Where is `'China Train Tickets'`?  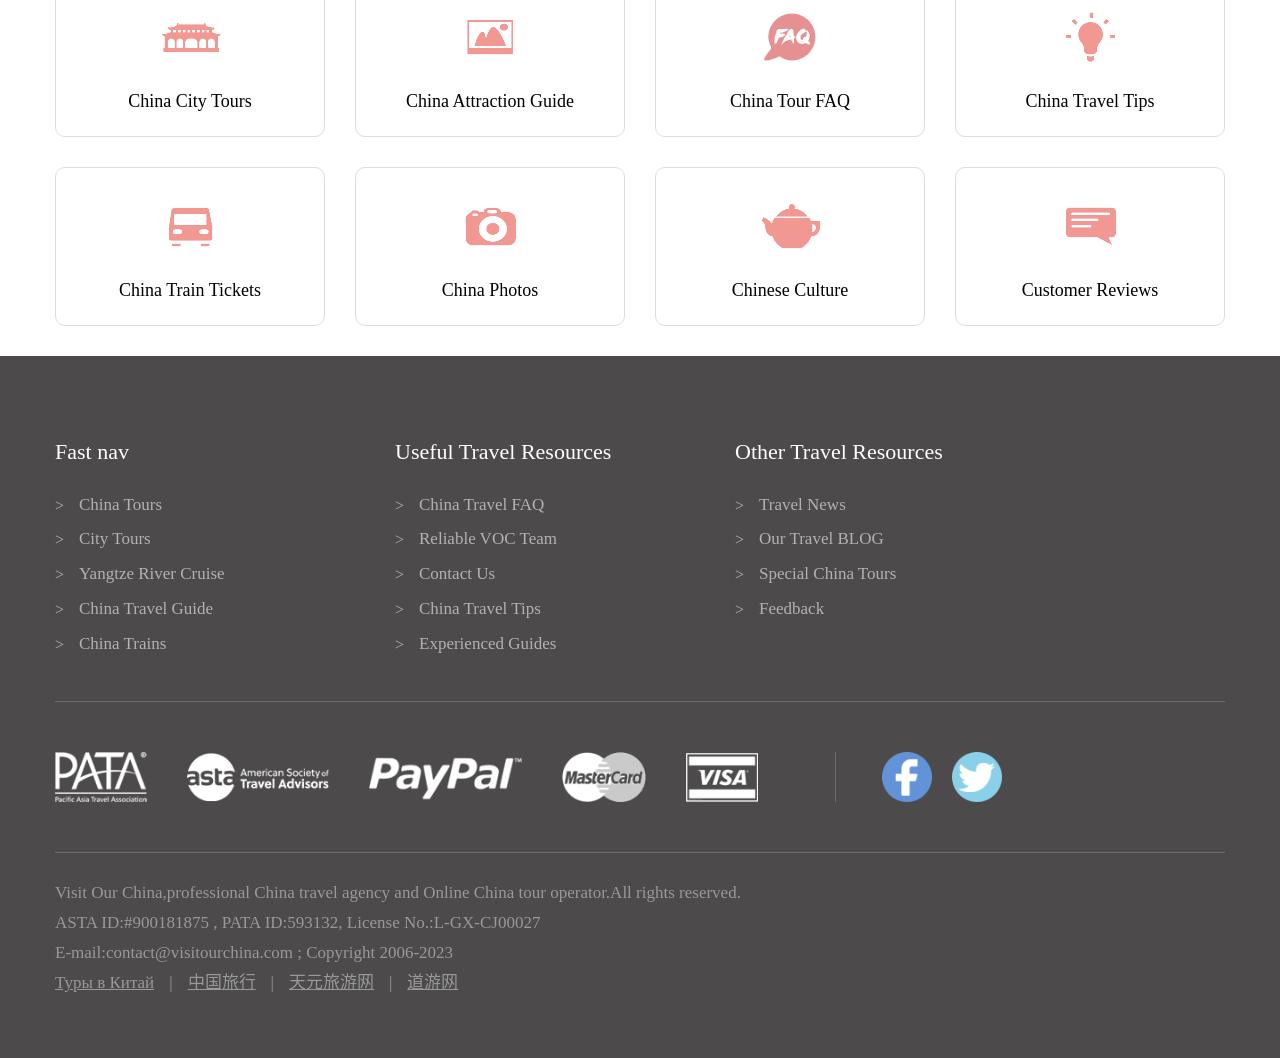
'China Train Tickets' is located at coordinates (189, 288).